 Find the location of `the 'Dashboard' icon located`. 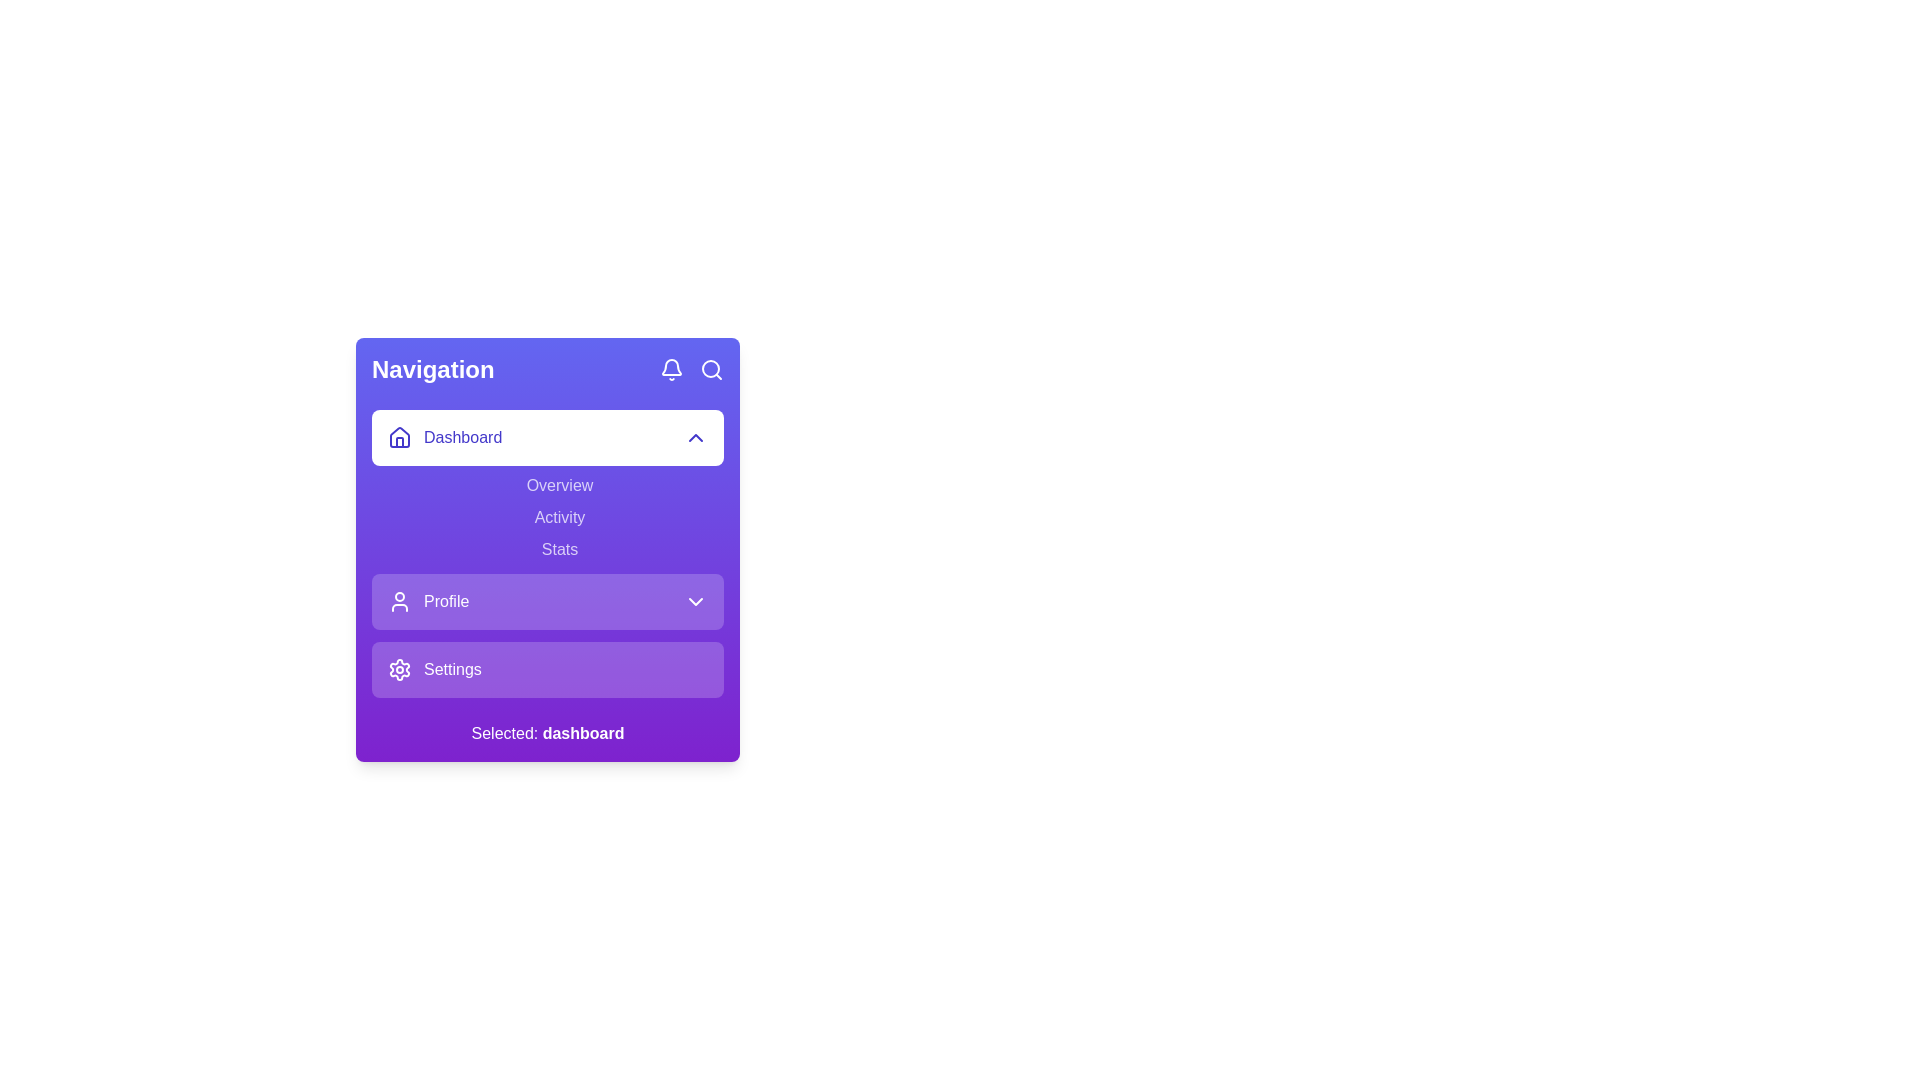

the 'Dashboard' icon located is located at coordinates (399, 437).